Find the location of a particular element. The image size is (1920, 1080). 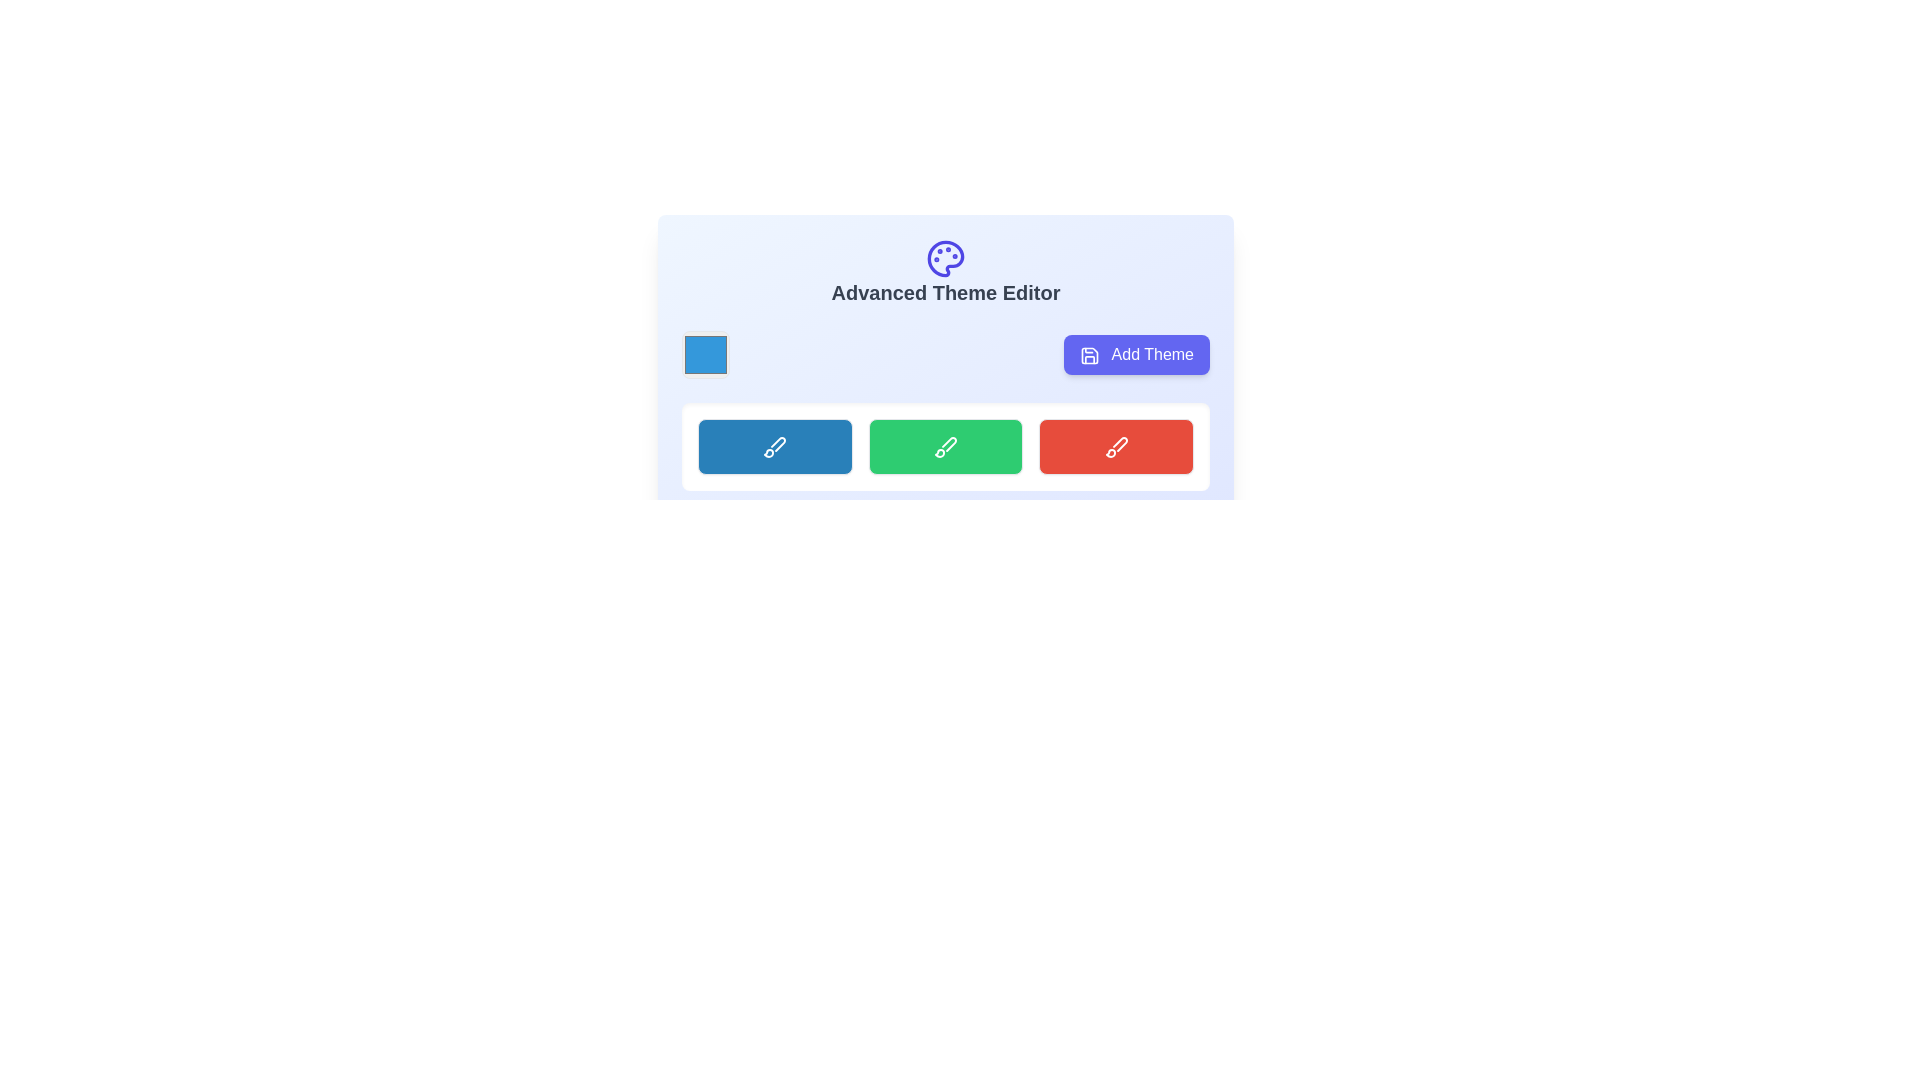

the second button in the 'Advanced Theme Editor' section, which has a brush icon is located at coordinates (944, 446).